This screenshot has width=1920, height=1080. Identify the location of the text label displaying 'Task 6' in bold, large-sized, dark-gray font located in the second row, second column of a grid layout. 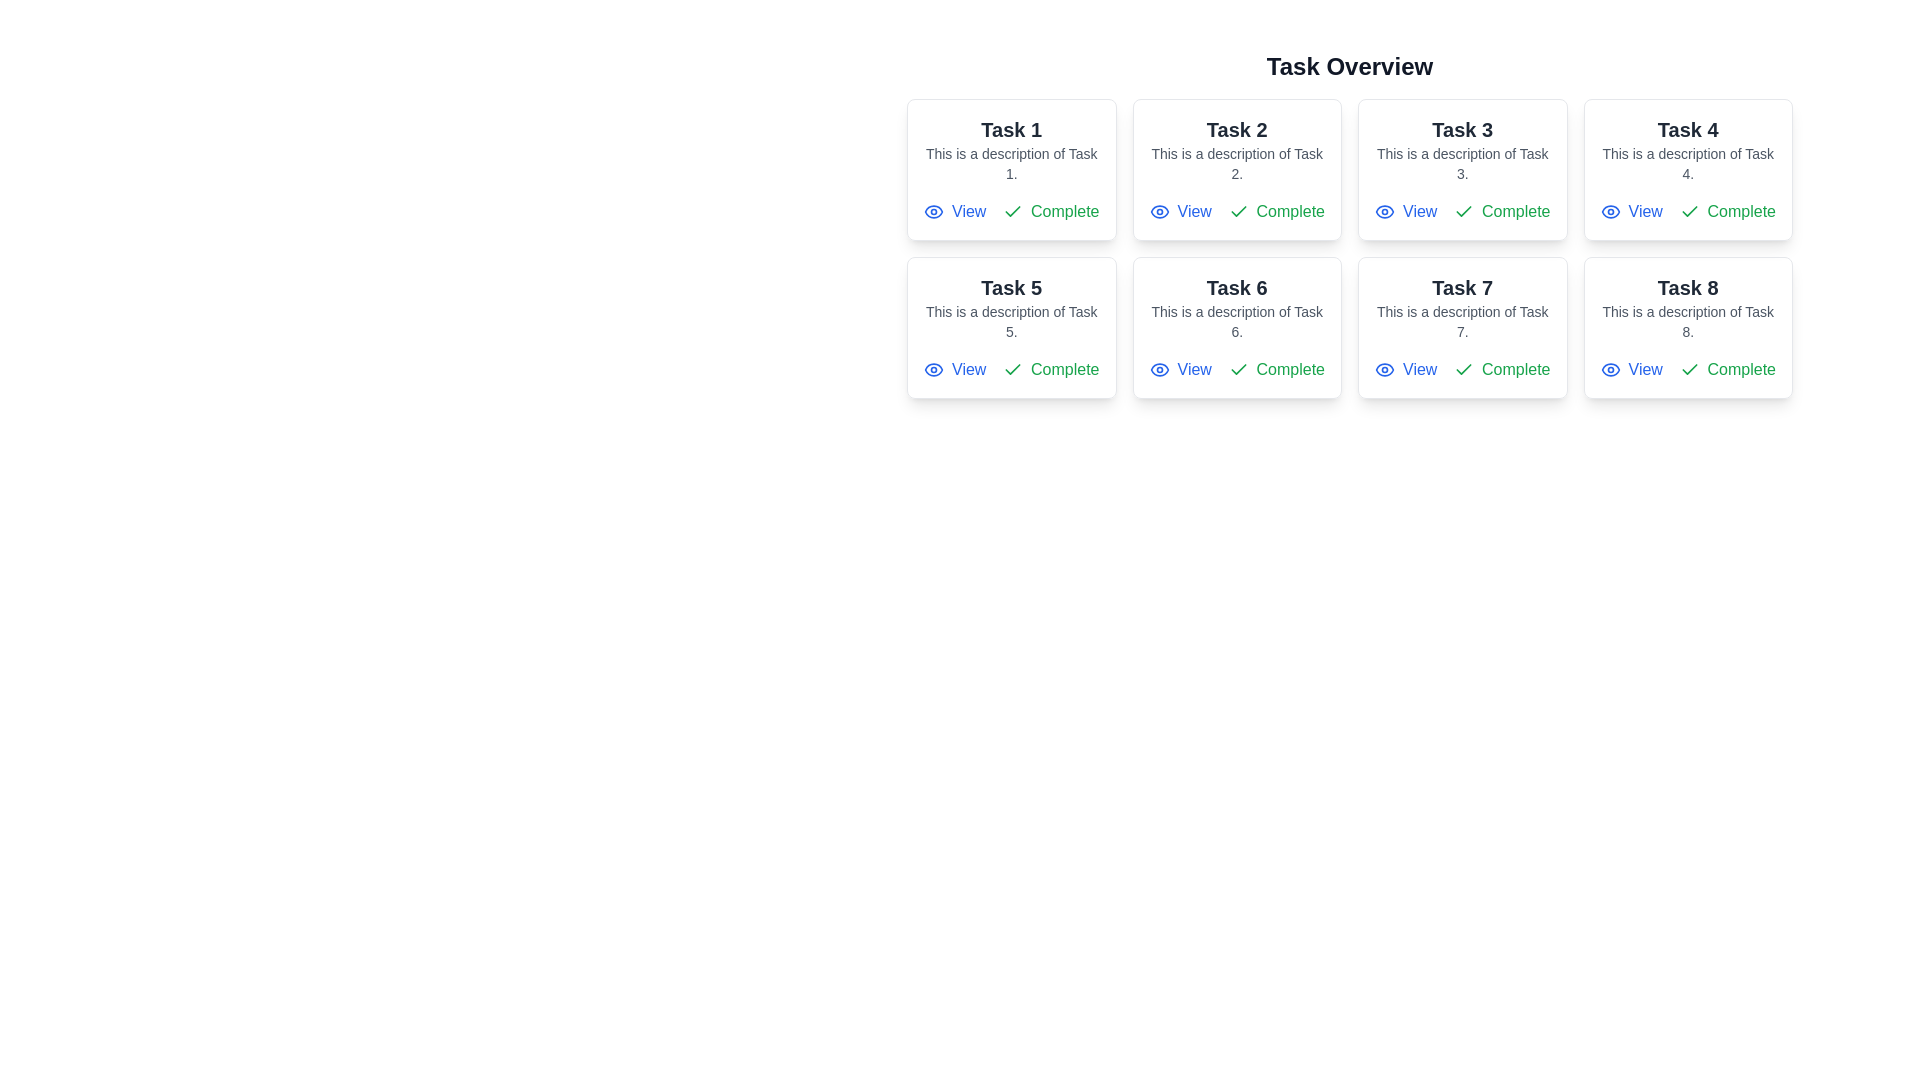
(1236, 288).